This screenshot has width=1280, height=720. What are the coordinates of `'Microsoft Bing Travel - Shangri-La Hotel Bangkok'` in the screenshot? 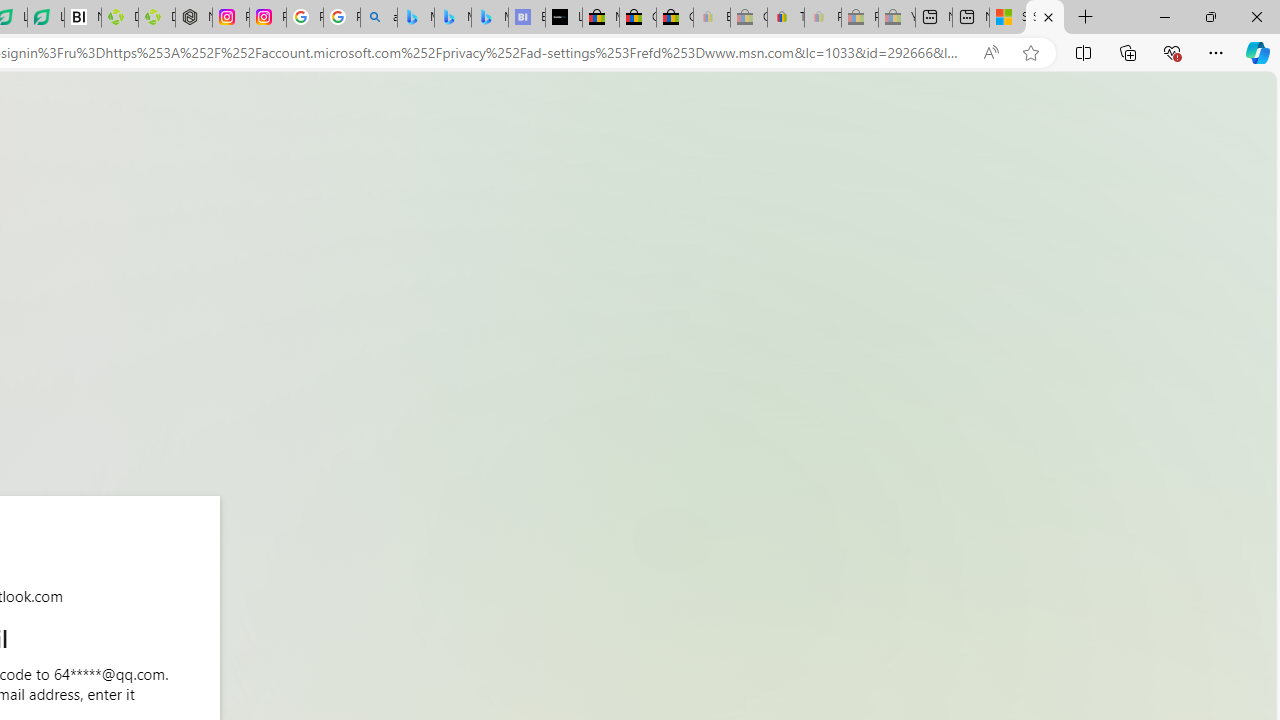 It's located at (490, 17).